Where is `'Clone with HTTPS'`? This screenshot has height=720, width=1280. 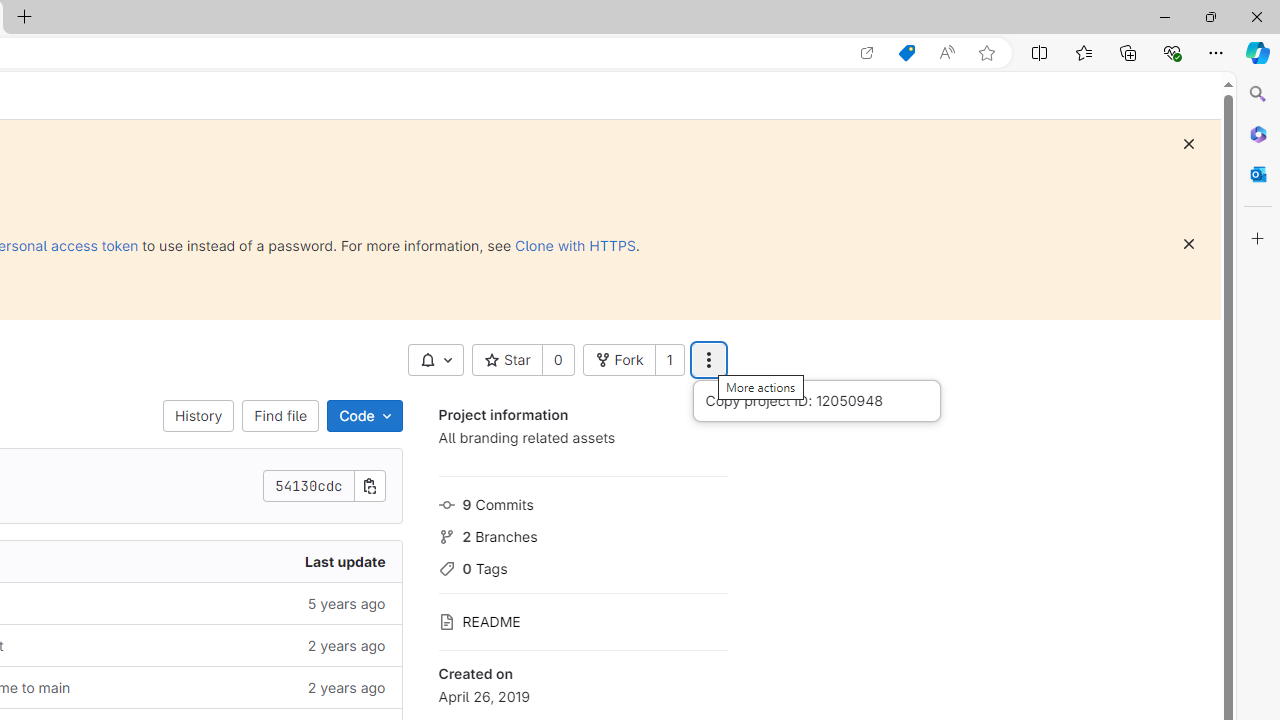
'Clone with HTTPS' is located at coordinates (574, 244).